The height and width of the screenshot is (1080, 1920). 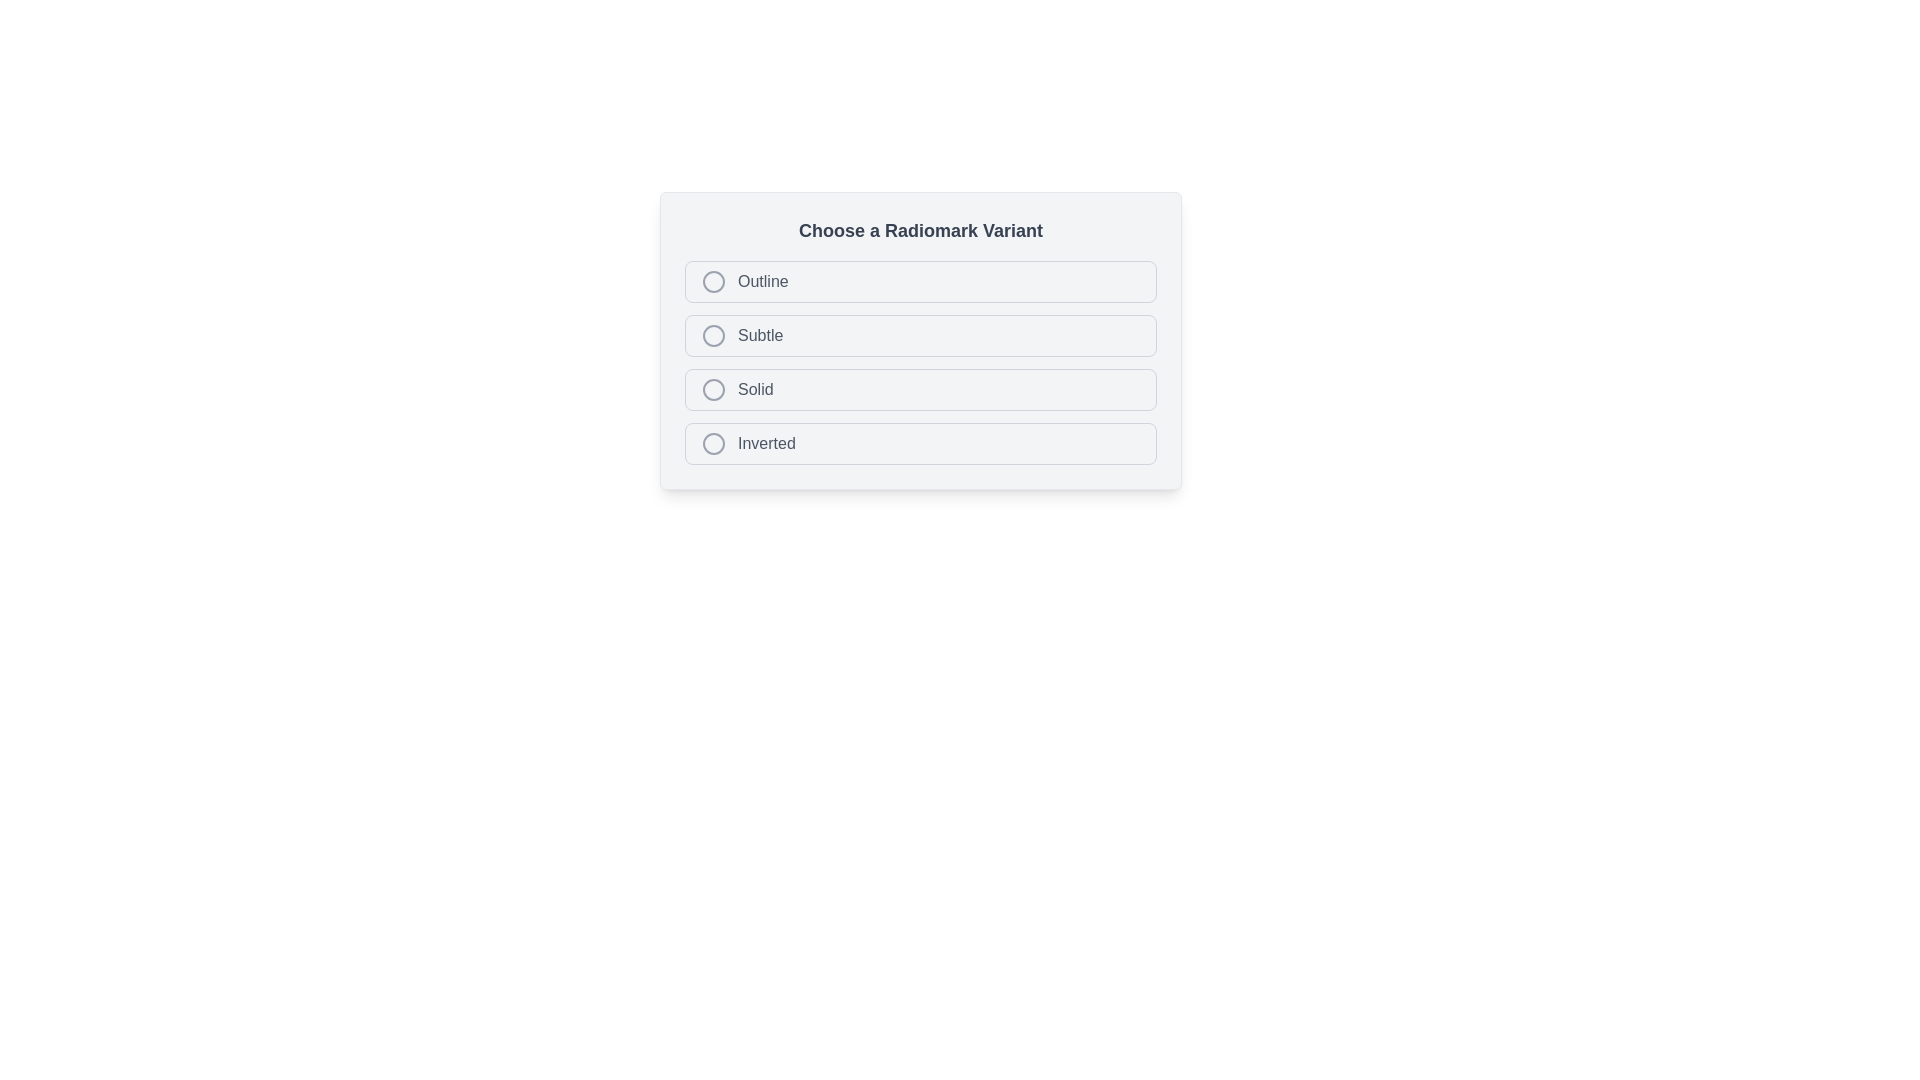 I want to click on the radiomark indicator for the 'Subtle' option located on the left side of the 'Subtle' text in the second option of the vertically stacked list, so click(x=714, y=334).